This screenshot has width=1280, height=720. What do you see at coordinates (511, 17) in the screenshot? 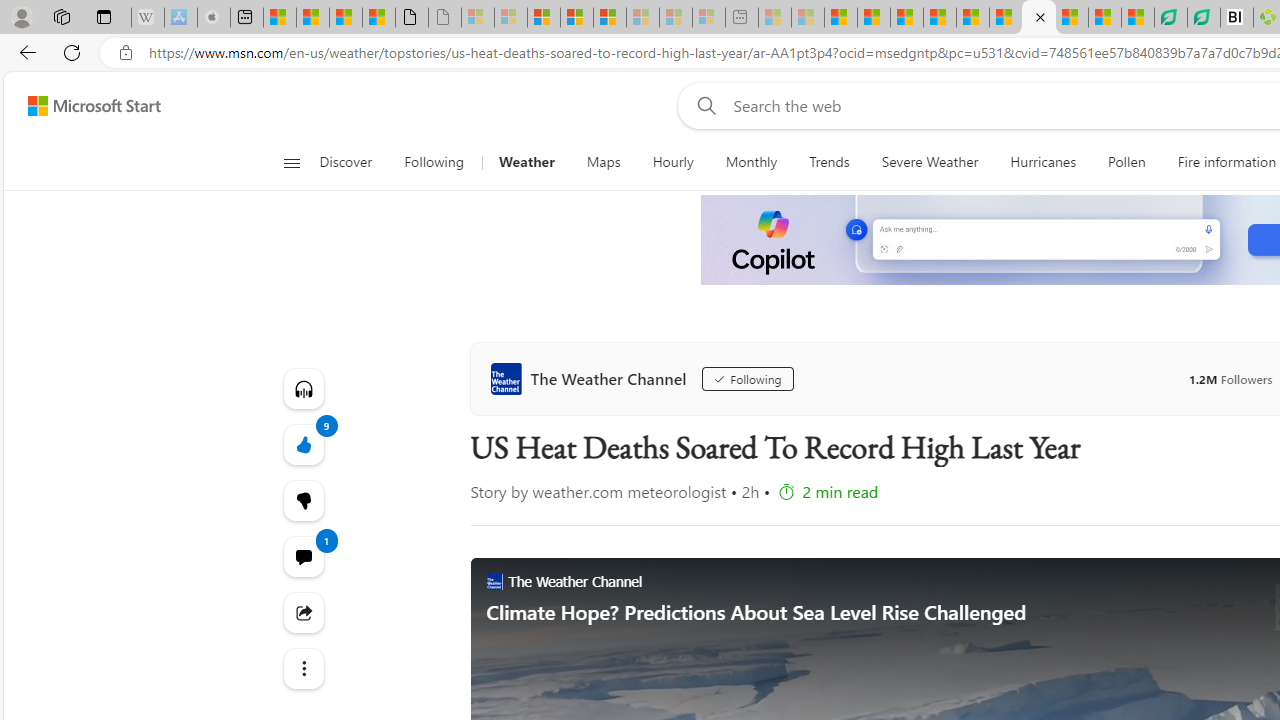
I see `'Microsoft Services Agreement - Sleeping'` at bounding box center [511, 17].